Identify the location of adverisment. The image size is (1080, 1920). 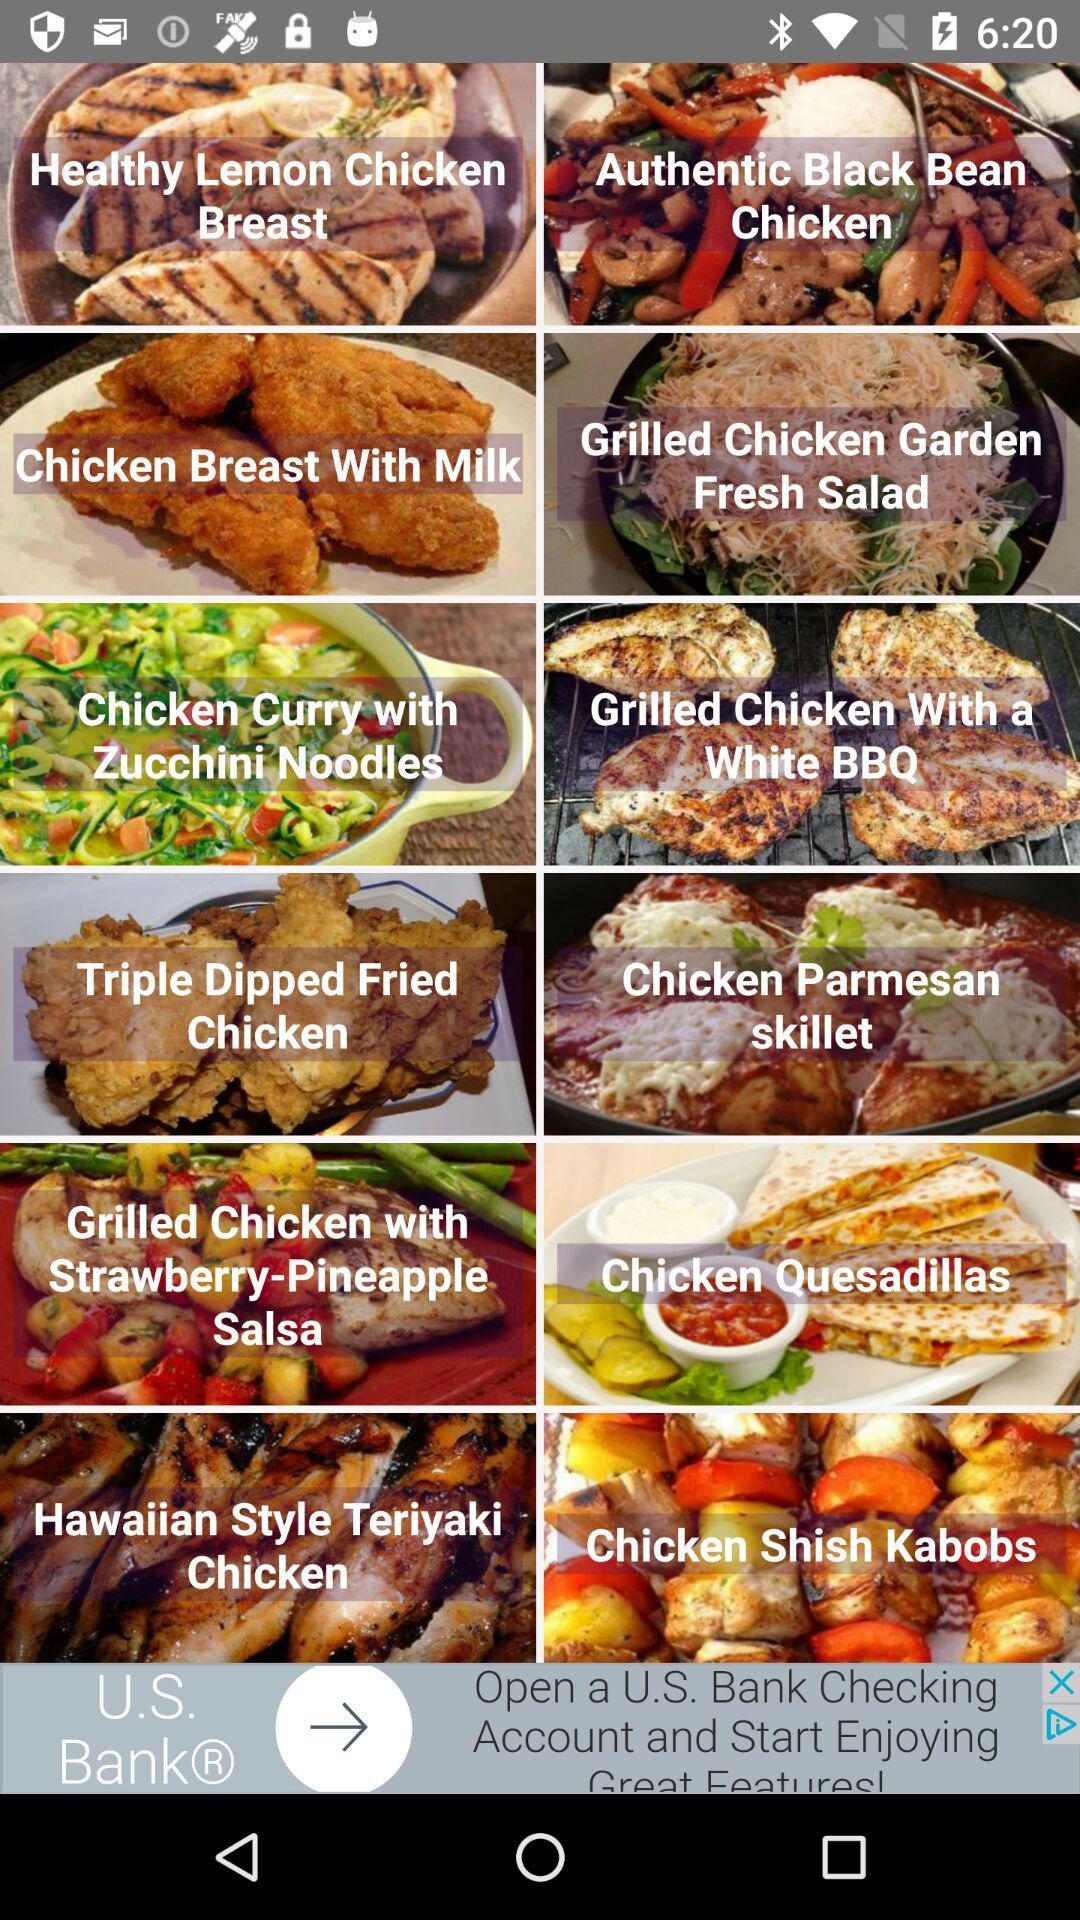
(540, 1727).